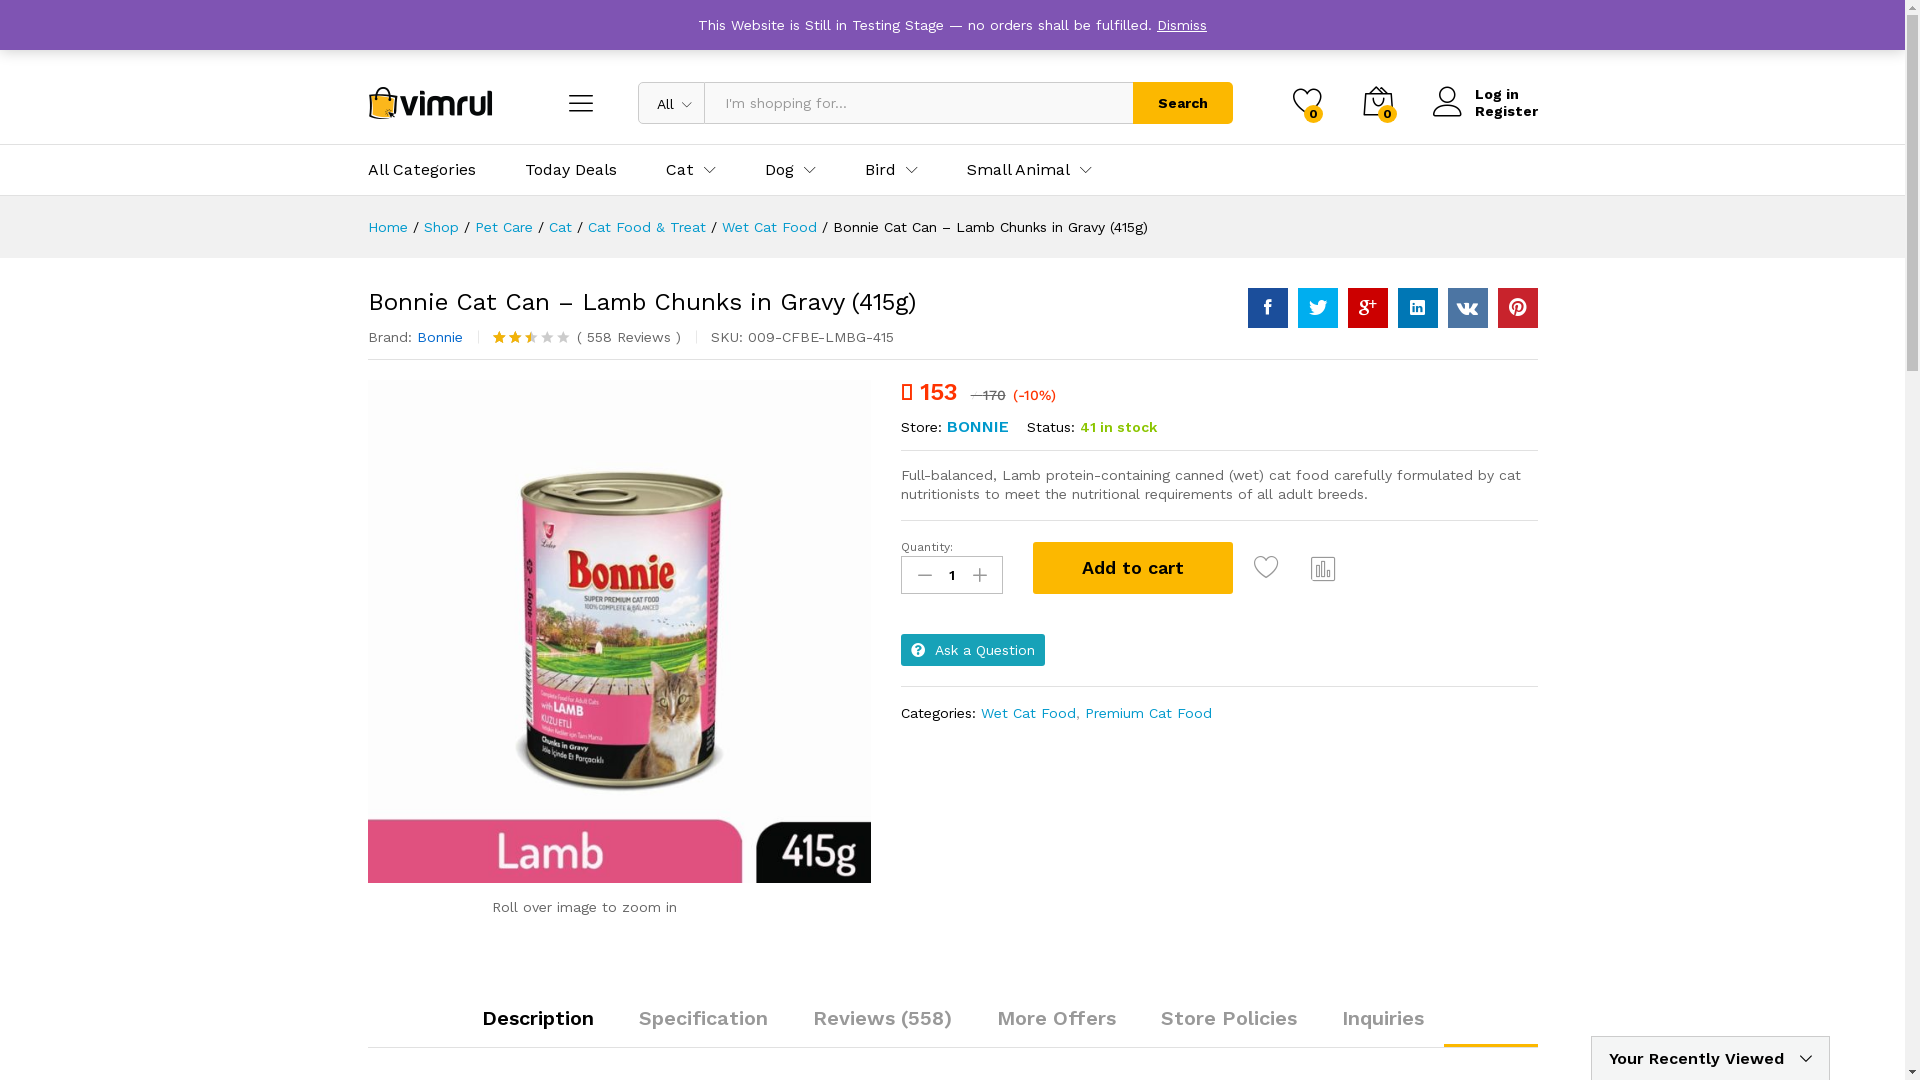 The image size is (1920, 1080). I want to click on '( 558 Reviews )', so click(625, 335).